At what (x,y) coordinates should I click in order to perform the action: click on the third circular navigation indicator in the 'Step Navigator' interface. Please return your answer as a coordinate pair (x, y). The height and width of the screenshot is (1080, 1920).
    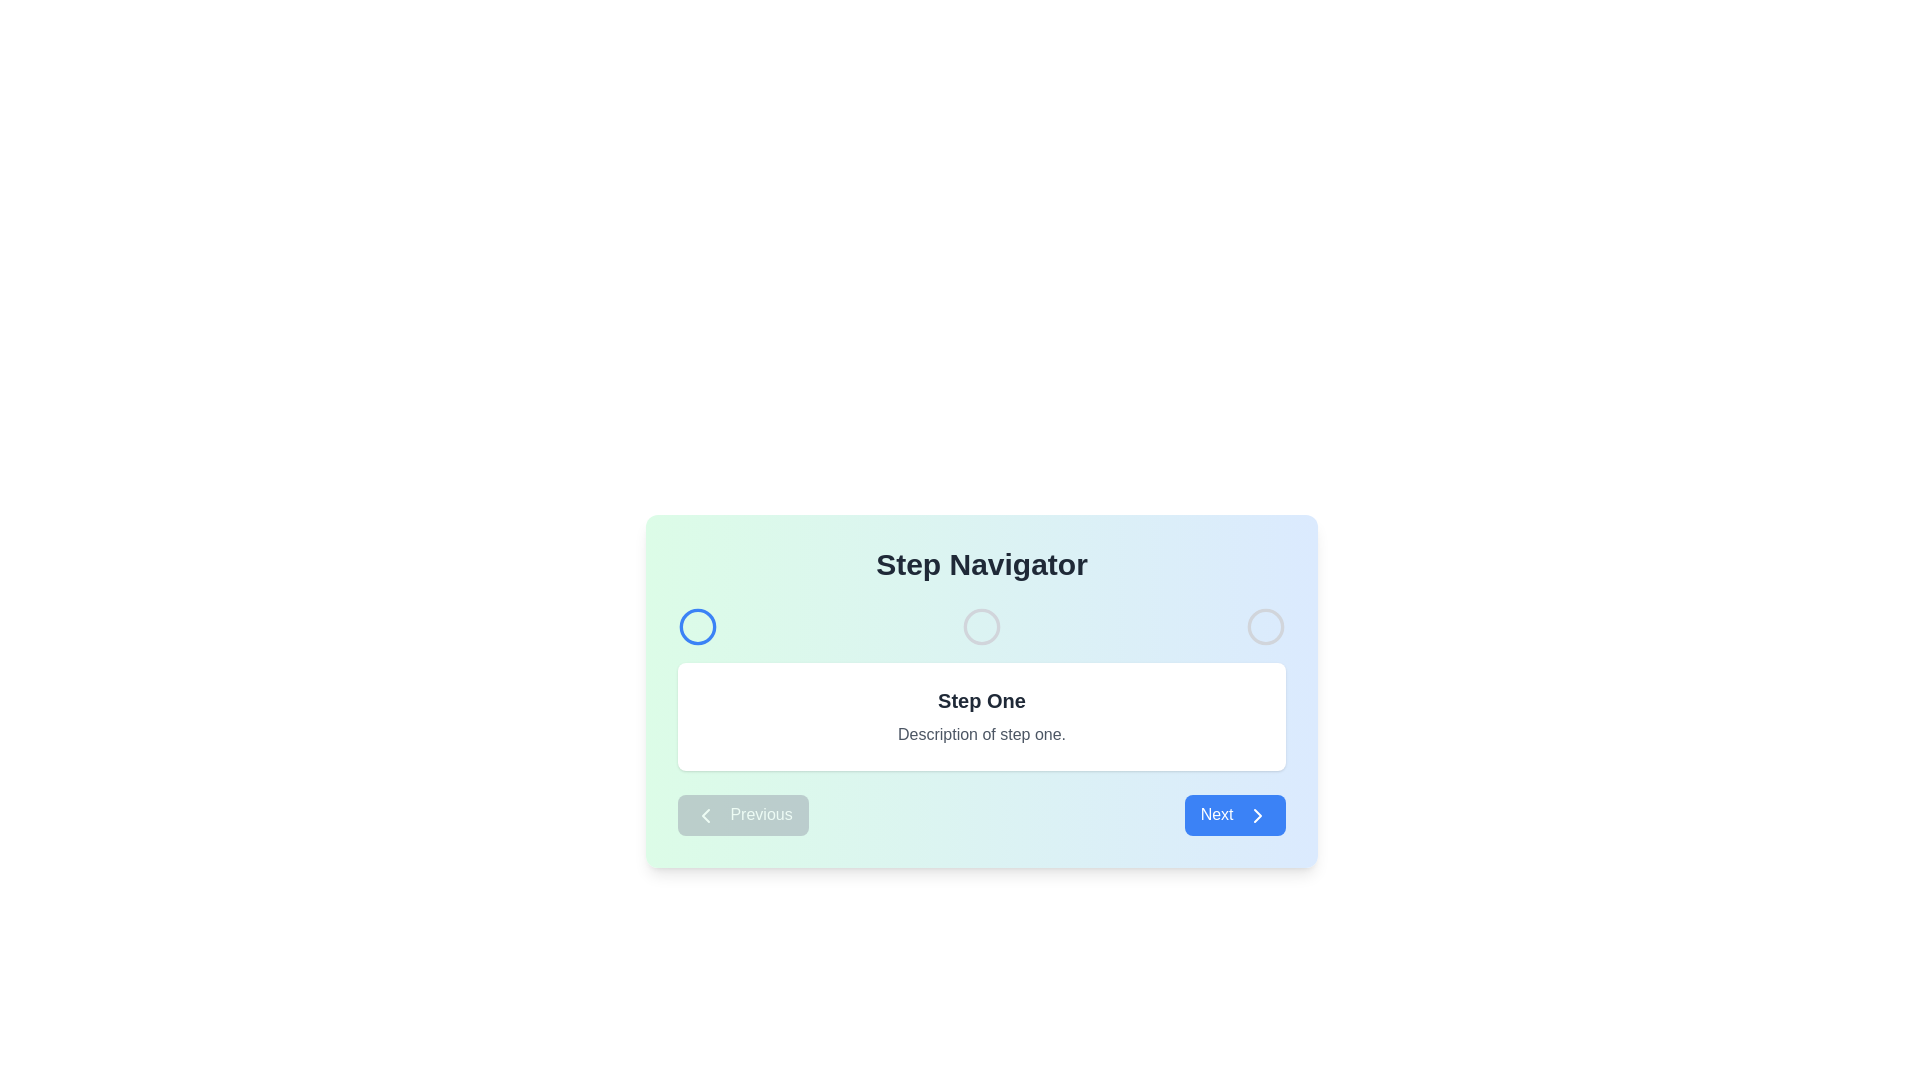
    Looking at the image, I should click on (1265, 626).